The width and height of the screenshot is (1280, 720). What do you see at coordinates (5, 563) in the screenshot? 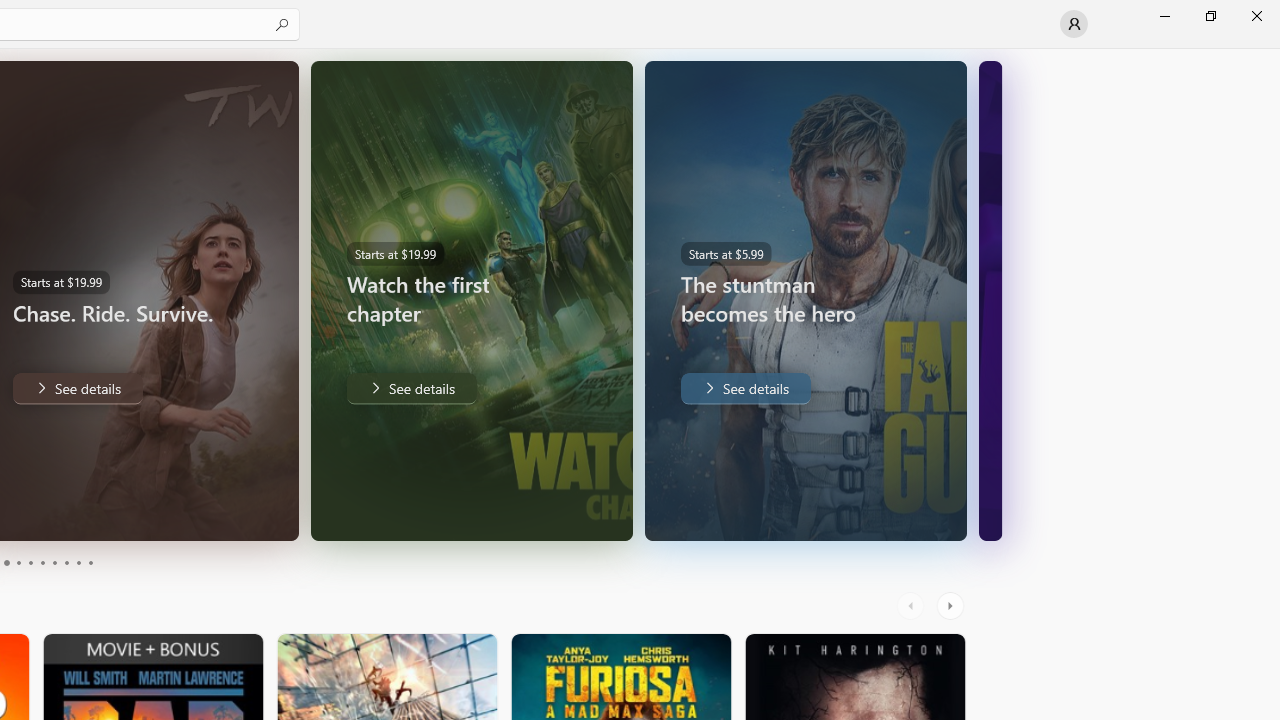
I see `'Page 3'` at bounding box center [5, 563].